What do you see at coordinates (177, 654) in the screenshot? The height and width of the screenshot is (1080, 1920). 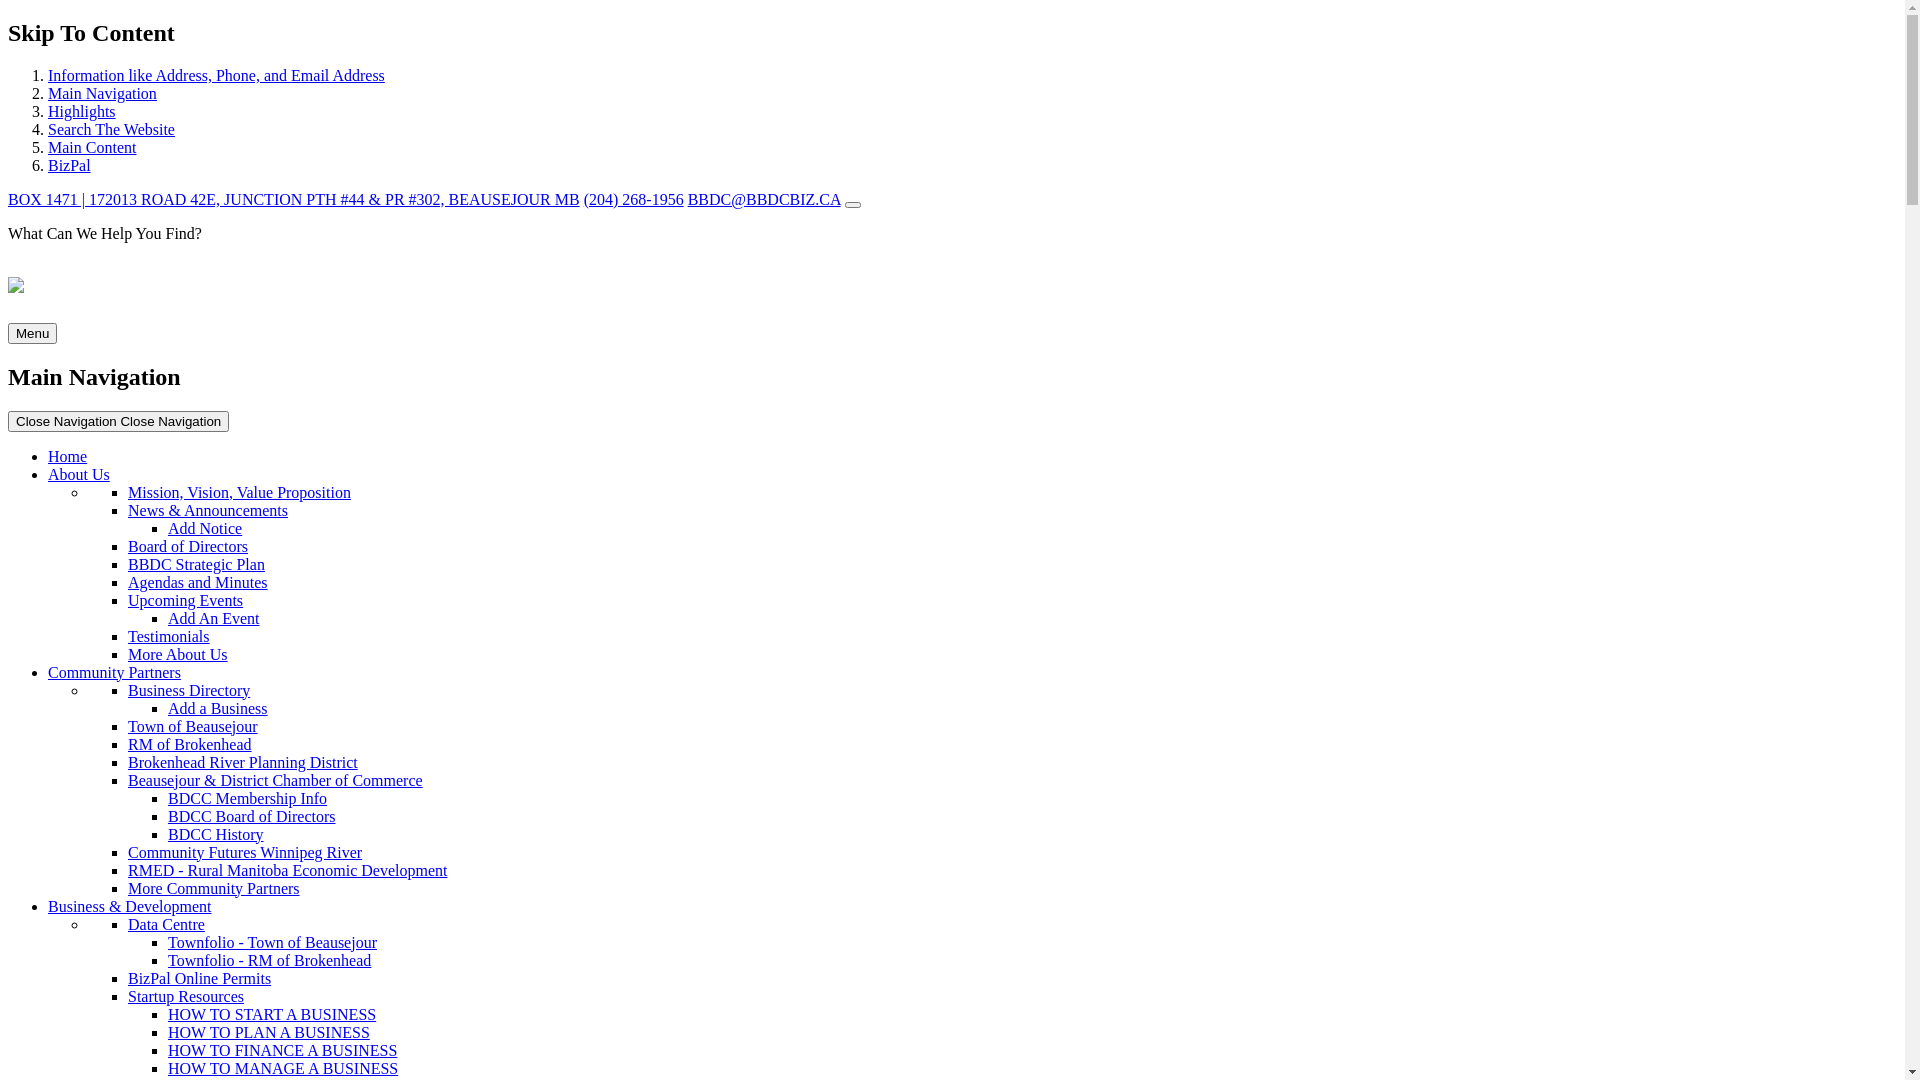 I see `'More About Us'` at bounding box center [177, 654].